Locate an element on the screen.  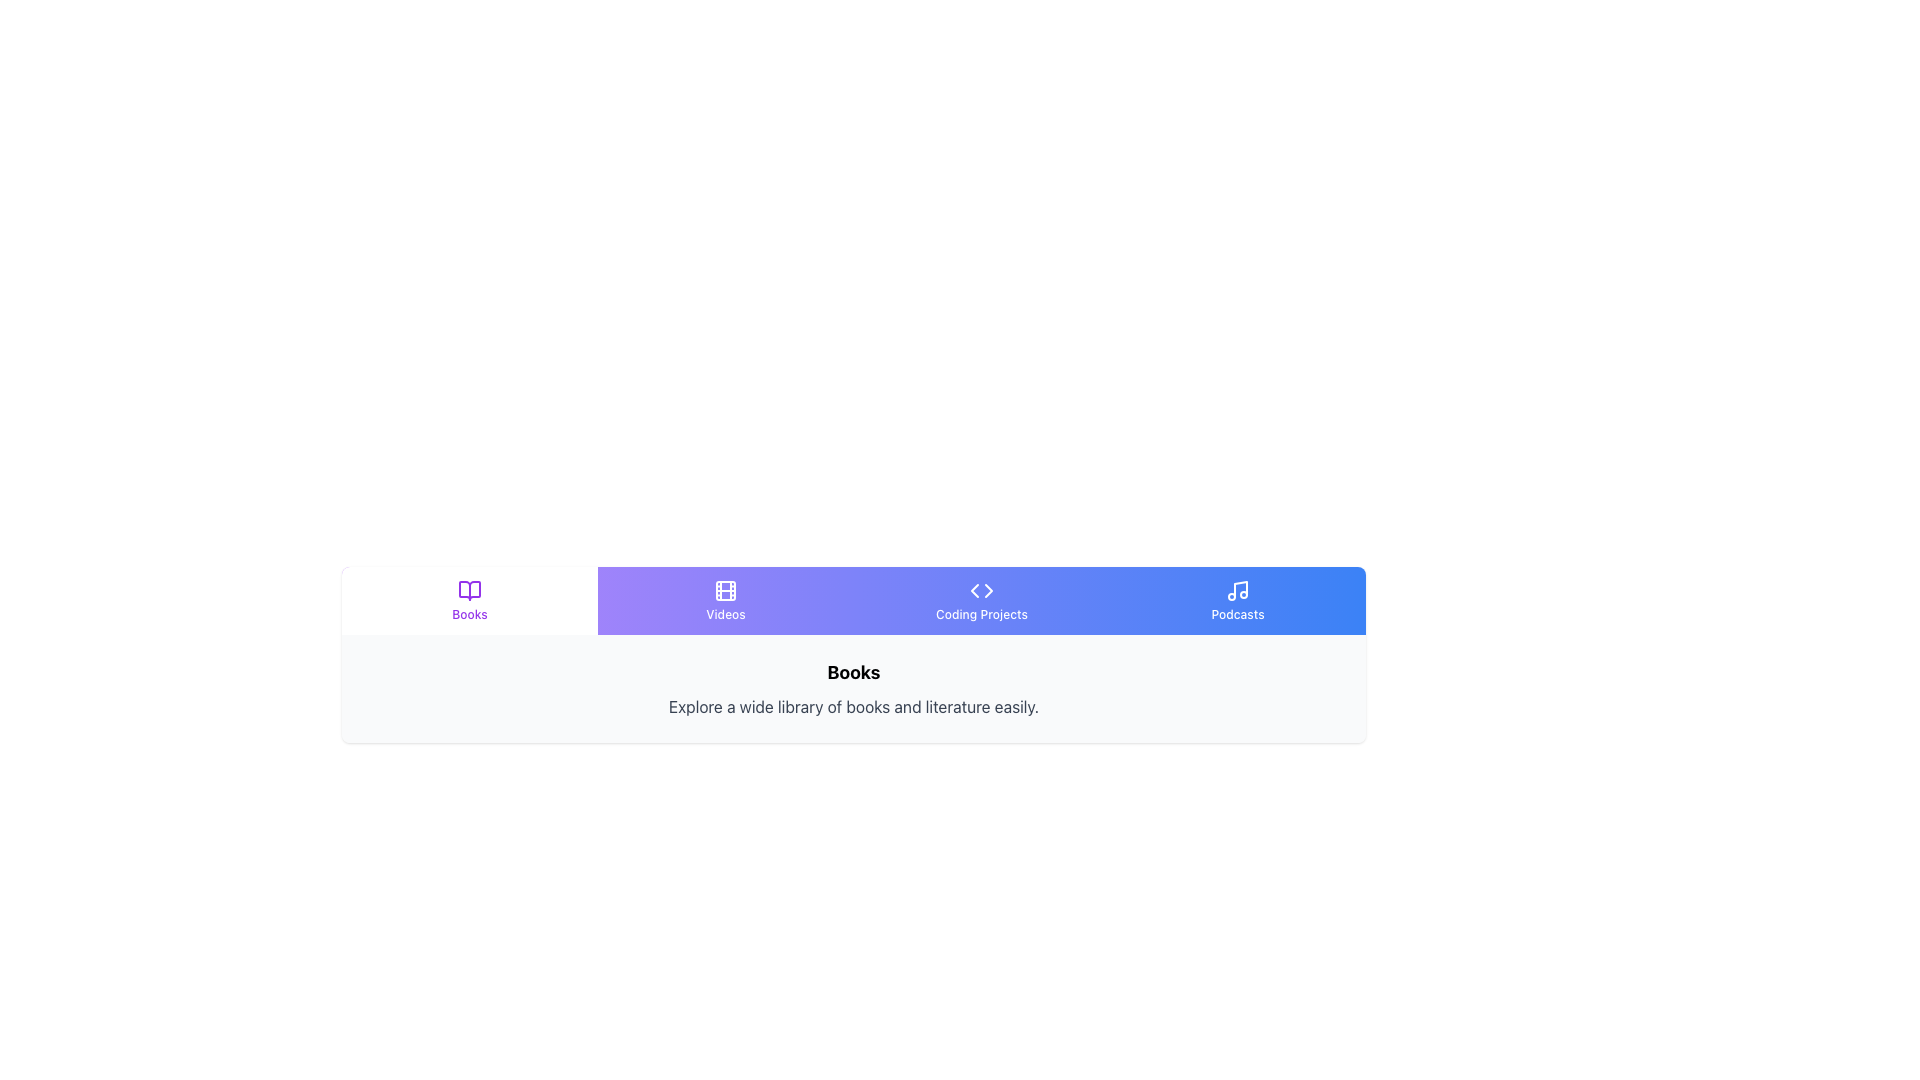
the blue icon resembling coding brackets or inward-pointing arrows in the 'Coding Projects' tab of the navigation bar is located at coordinates (982, 589).